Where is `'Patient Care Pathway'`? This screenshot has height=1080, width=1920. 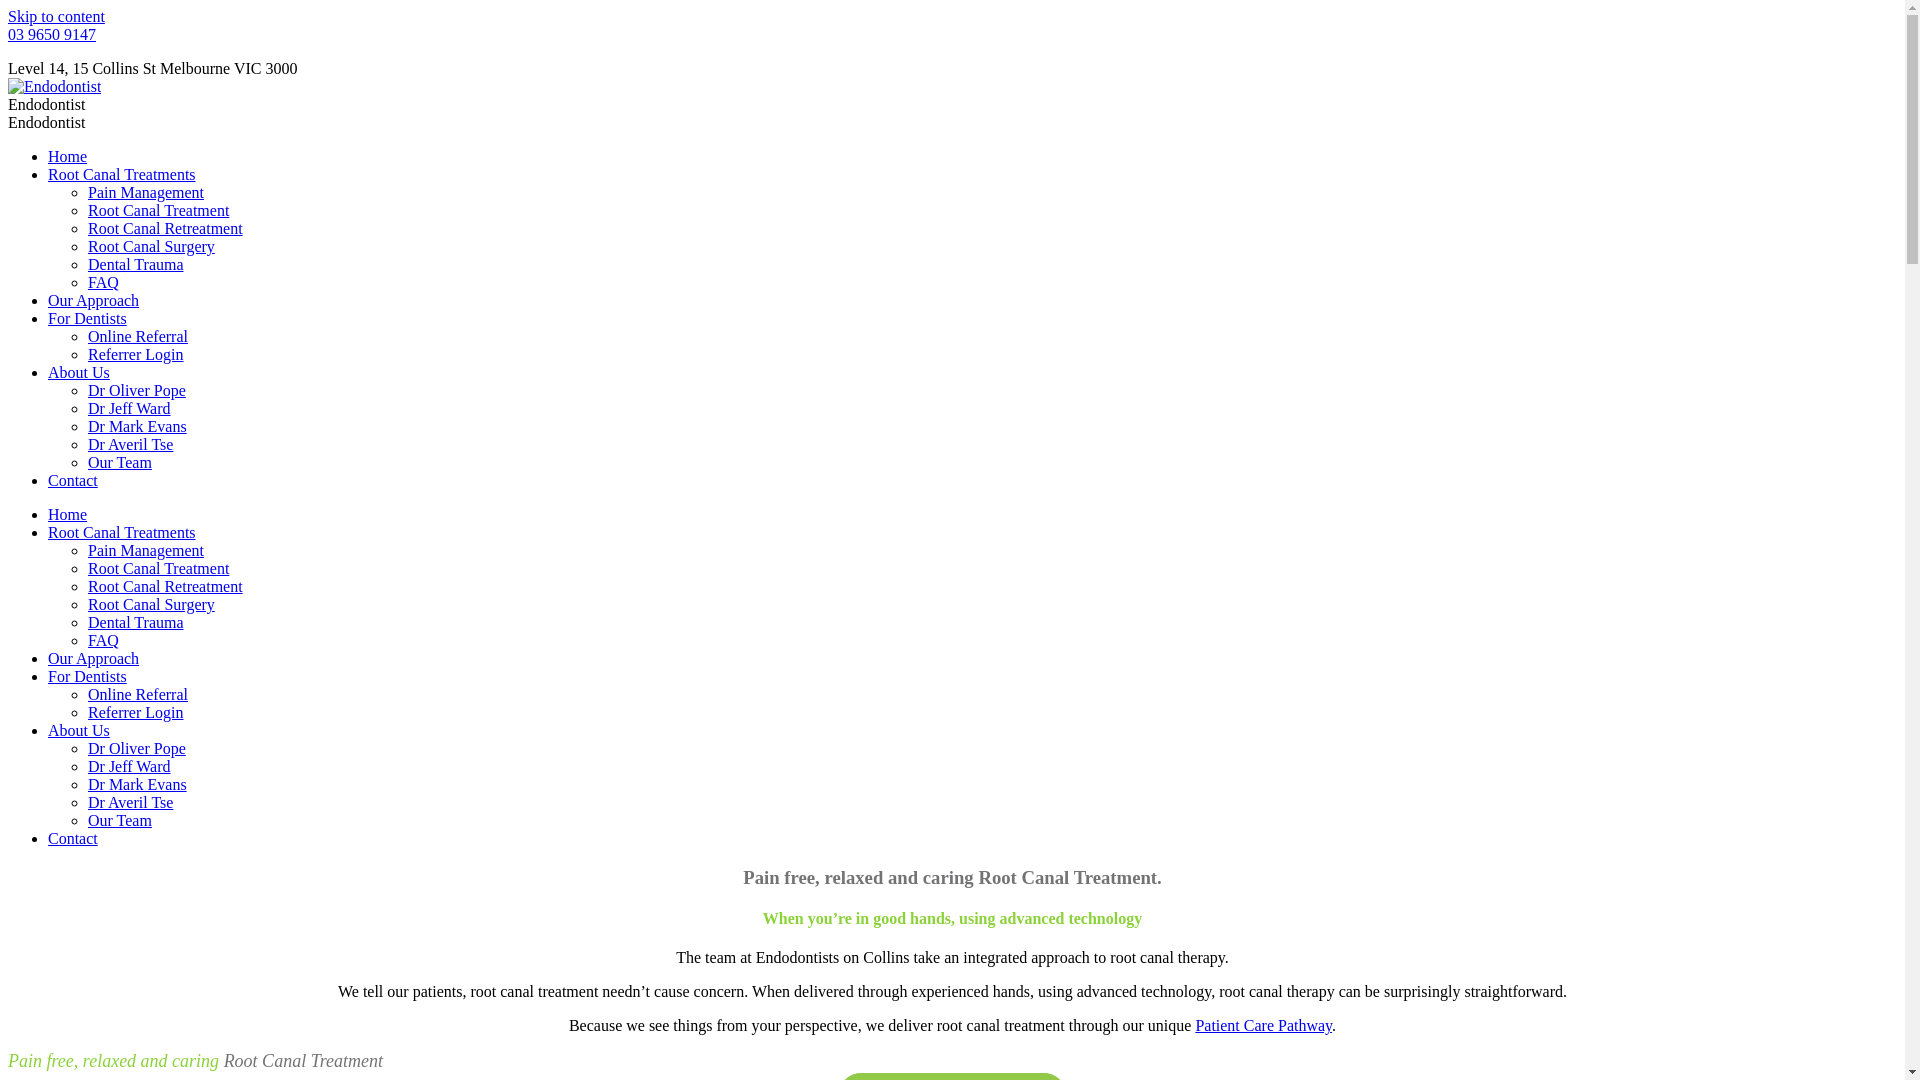 'Patient Care Pathway' is located at coordinates (1262, 1025).